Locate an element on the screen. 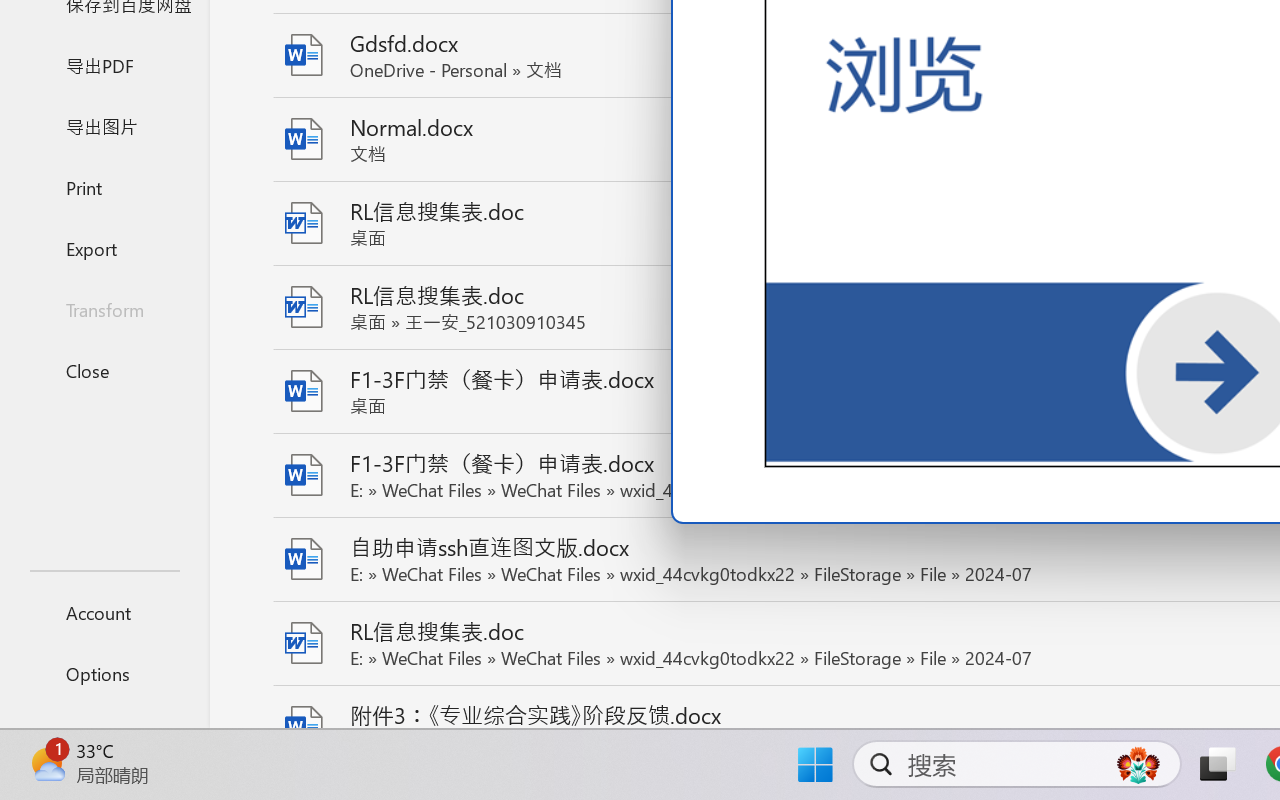 The image size is (1280, 800). 'Options' is located at coordinates (103, 673).